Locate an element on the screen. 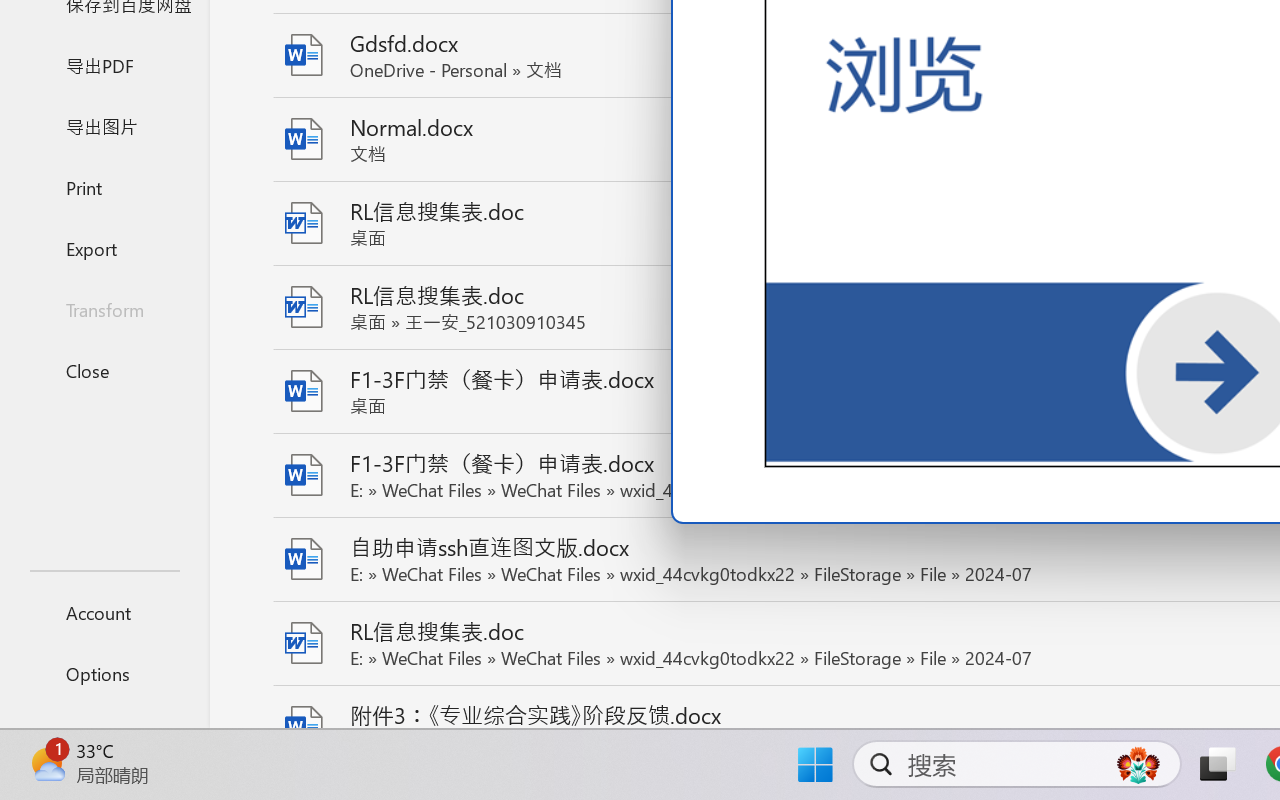 The image size is (1280, 800). 'Options' is located at coordinates (103, 673).